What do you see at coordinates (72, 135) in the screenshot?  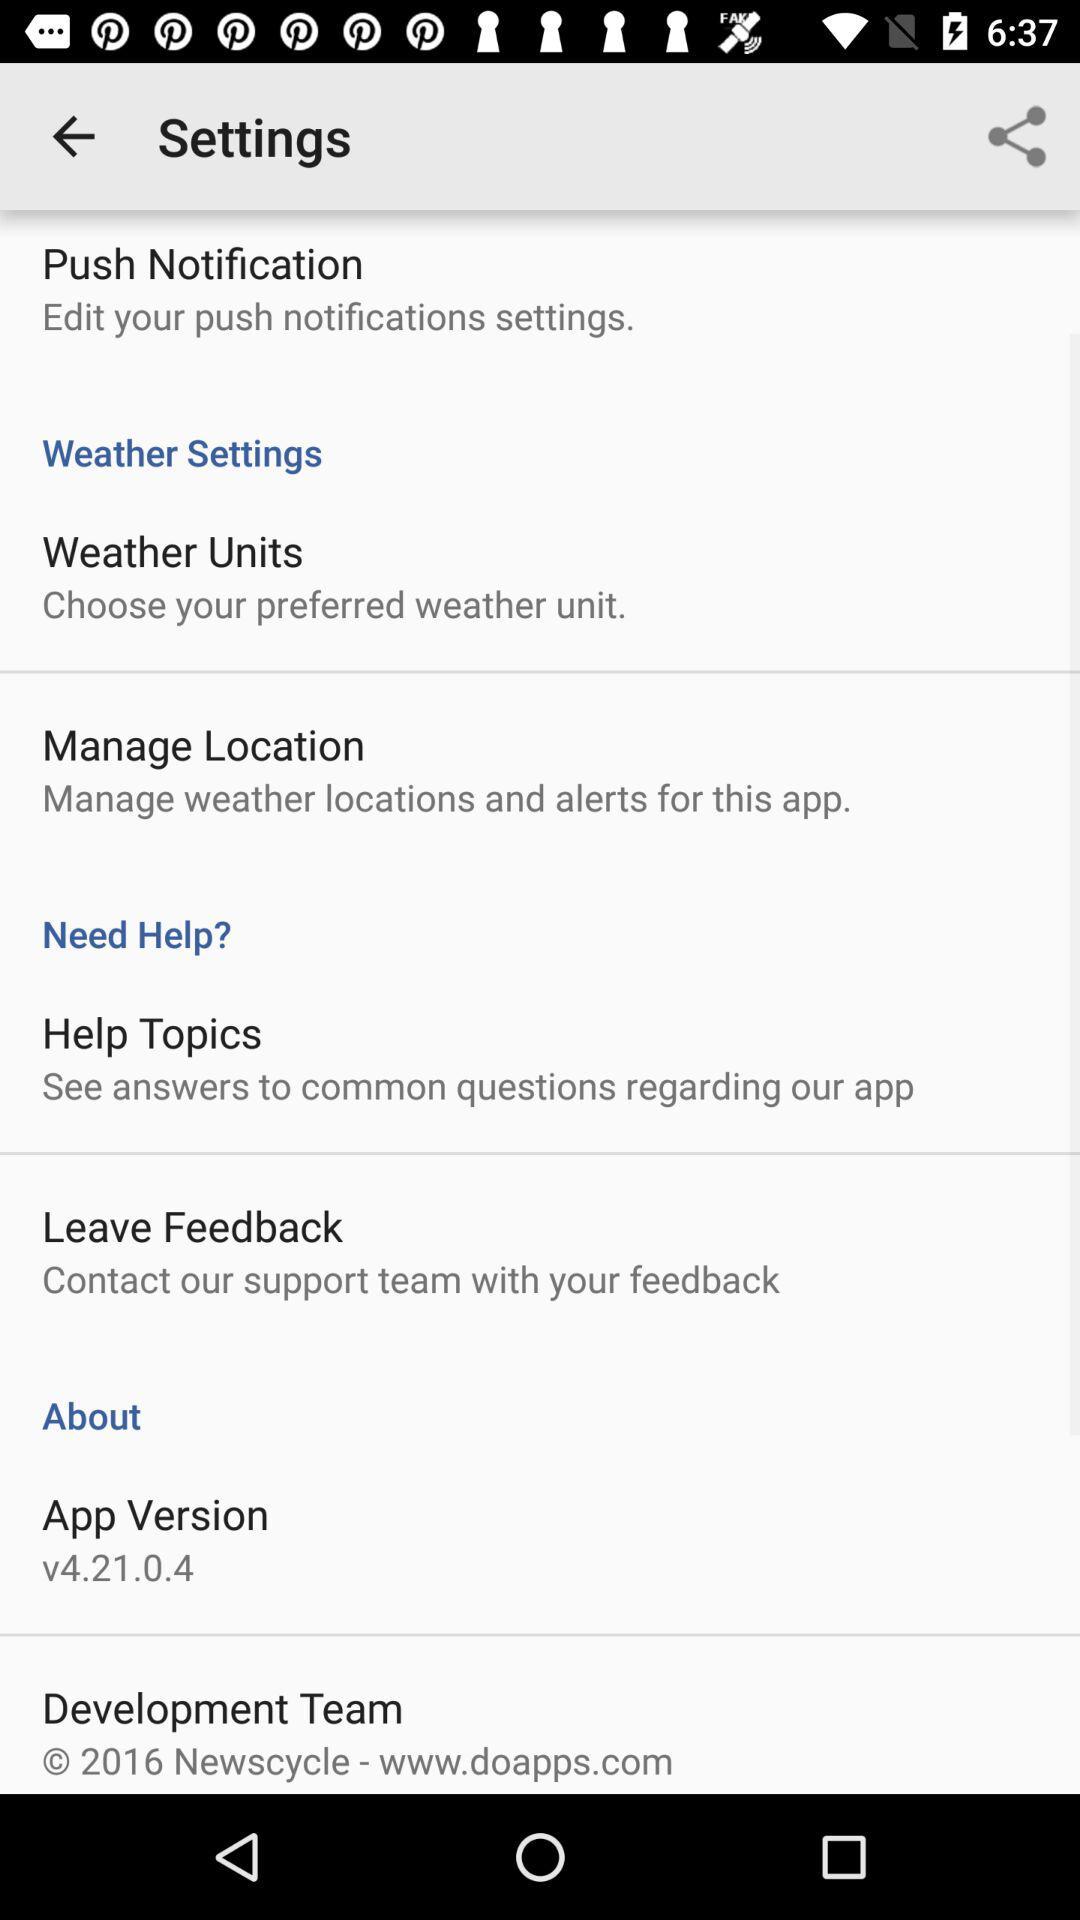 I see `the icon to the left of the settings  item` at bounding box center [72, 135].